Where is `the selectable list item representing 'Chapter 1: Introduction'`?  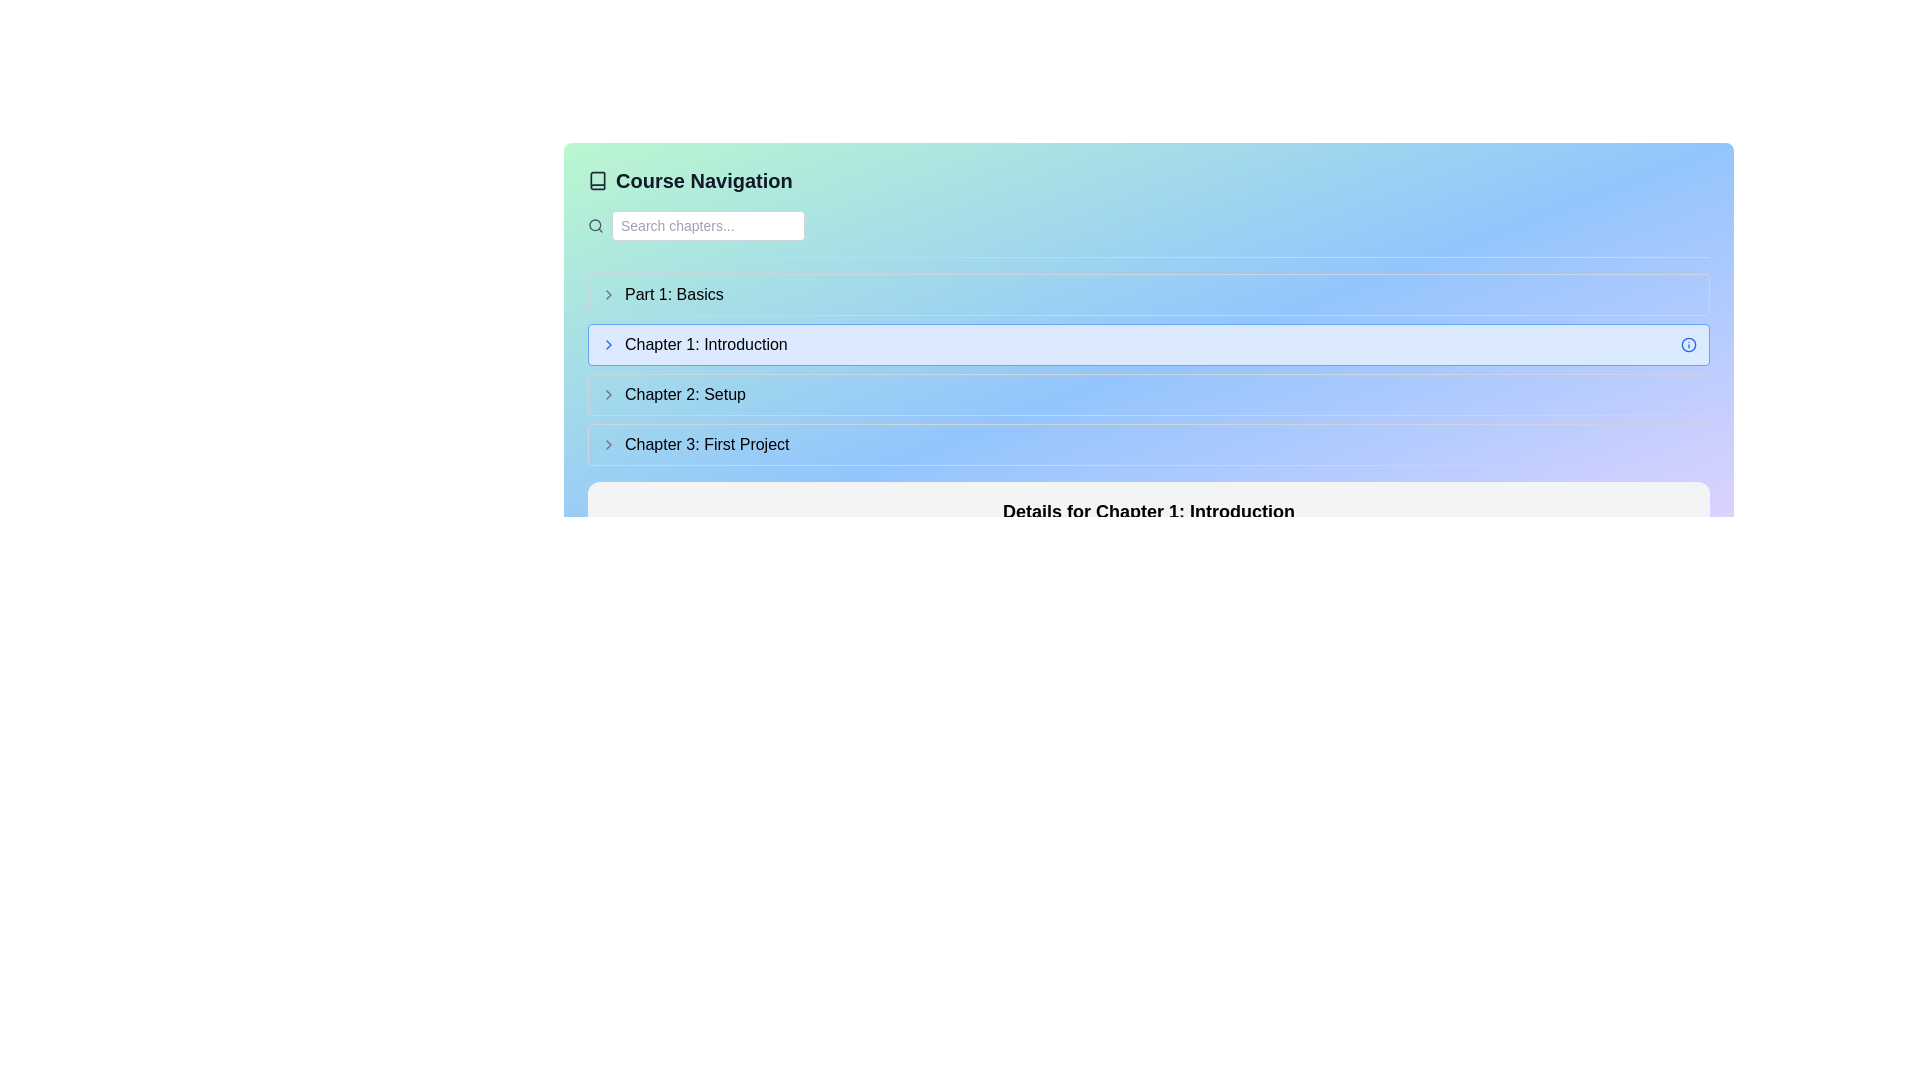
the selectable list item representing 'Chapter 1: Introduction' is located at coordinates (1148, 343).